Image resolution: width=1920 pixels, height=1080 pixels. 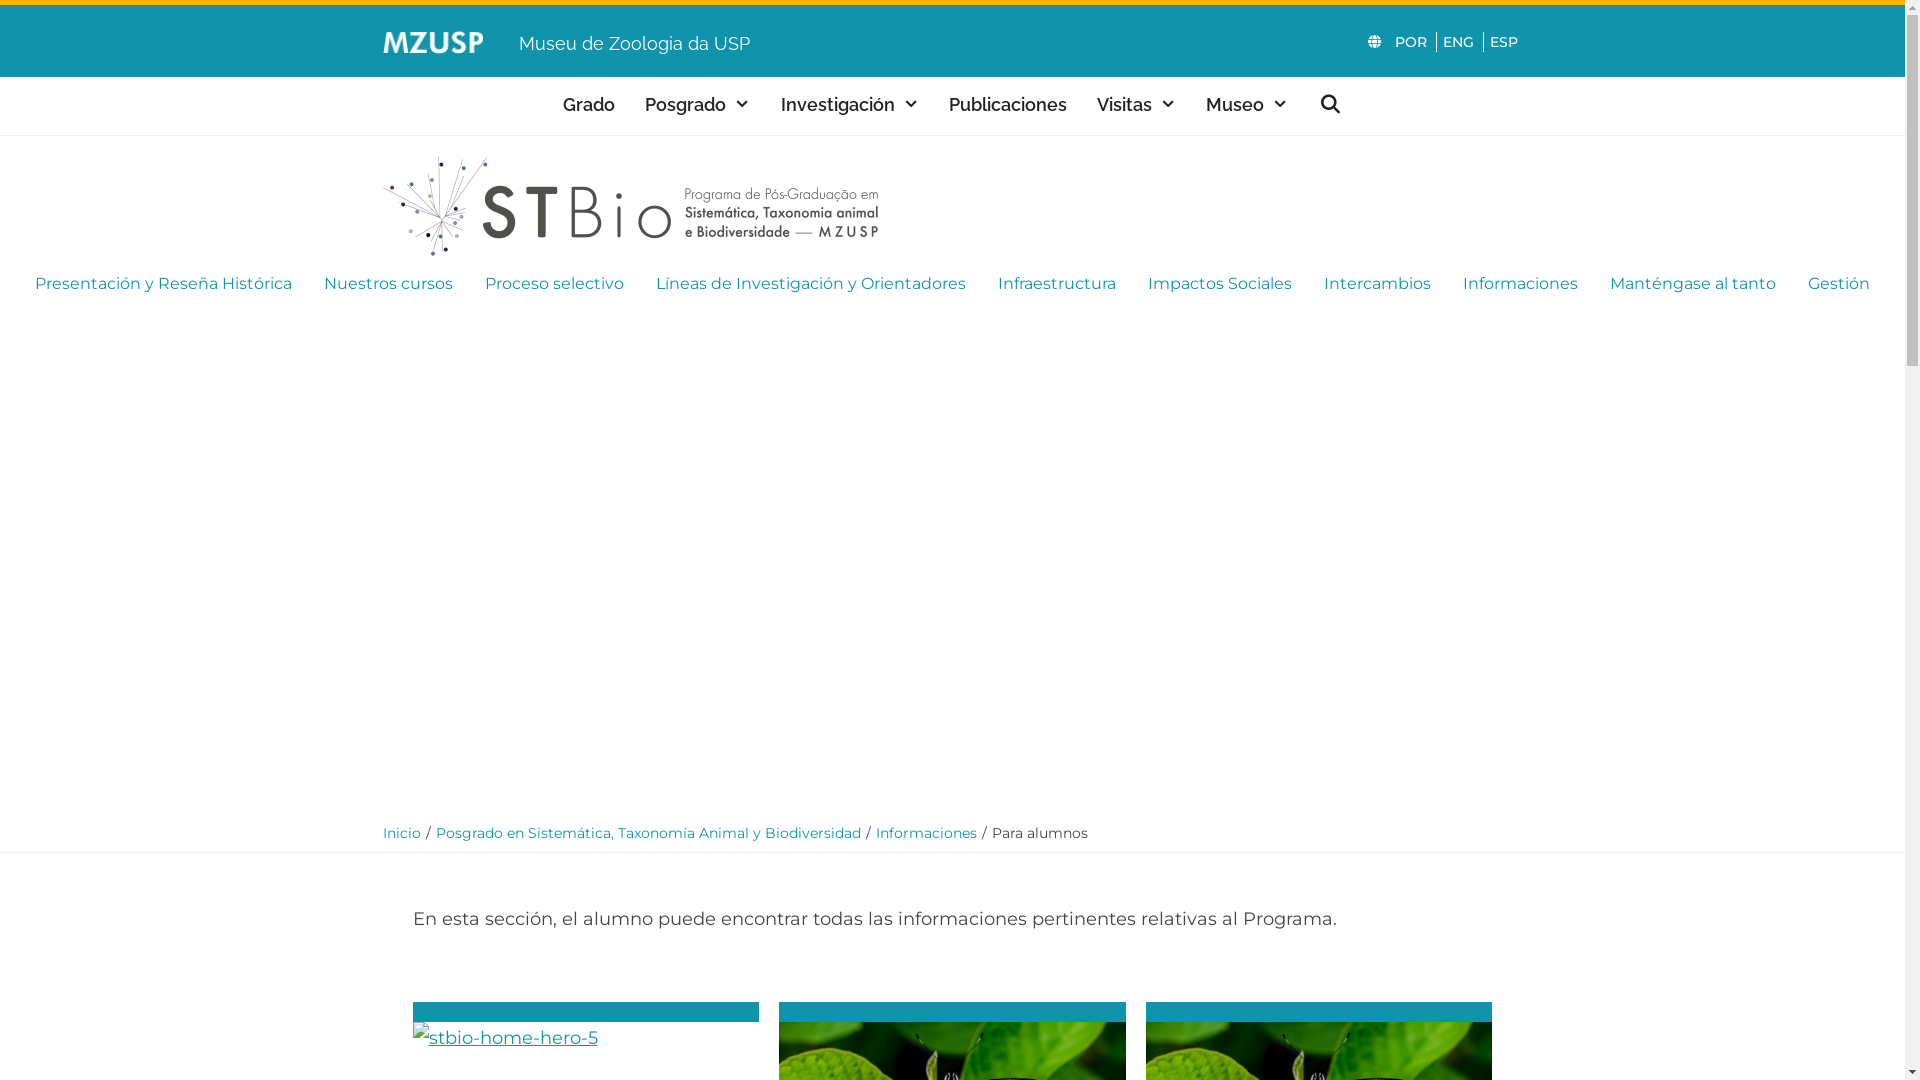 What do you see at coordinates (1502, 42) in the screenshot?
I see `'ESP'` at bounding box center [1502, 42].